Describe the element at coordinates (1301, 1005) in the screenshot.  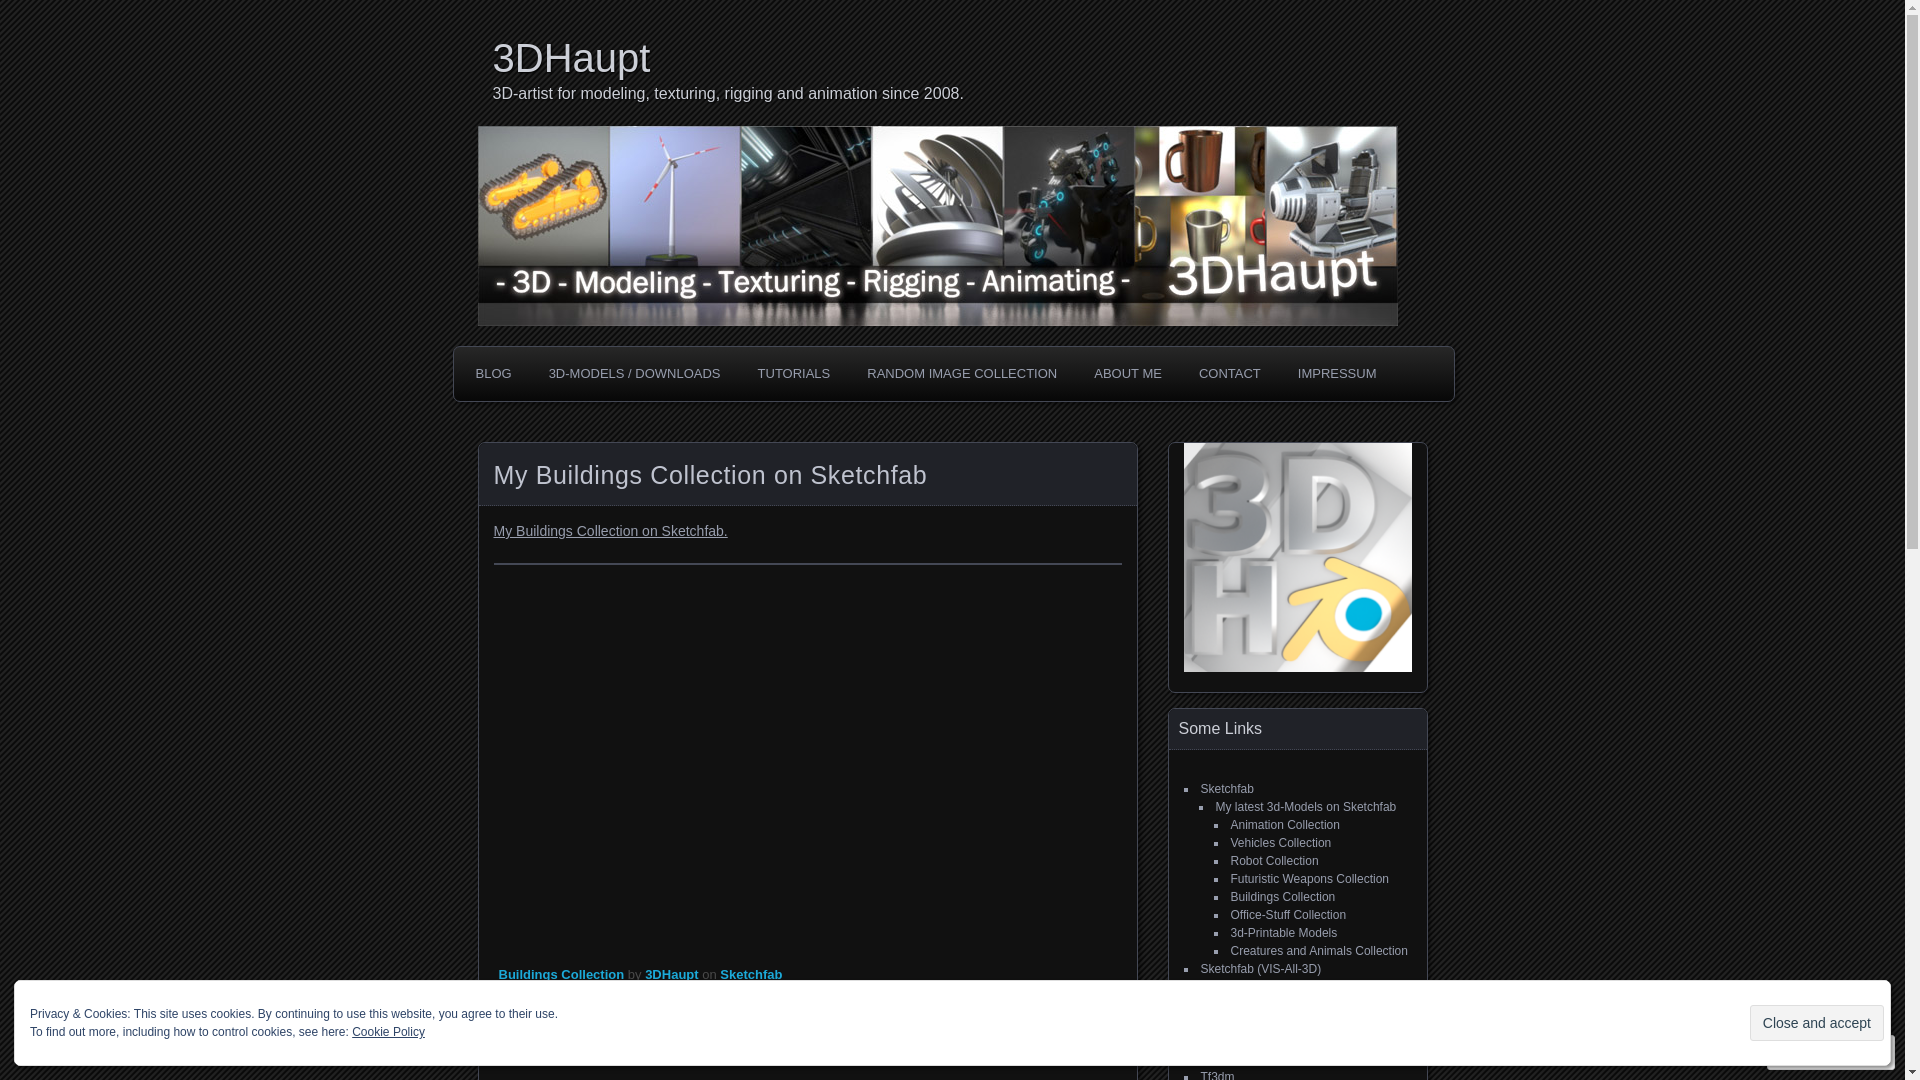
I see `'My free 3d models on CGTrader'` at that location.